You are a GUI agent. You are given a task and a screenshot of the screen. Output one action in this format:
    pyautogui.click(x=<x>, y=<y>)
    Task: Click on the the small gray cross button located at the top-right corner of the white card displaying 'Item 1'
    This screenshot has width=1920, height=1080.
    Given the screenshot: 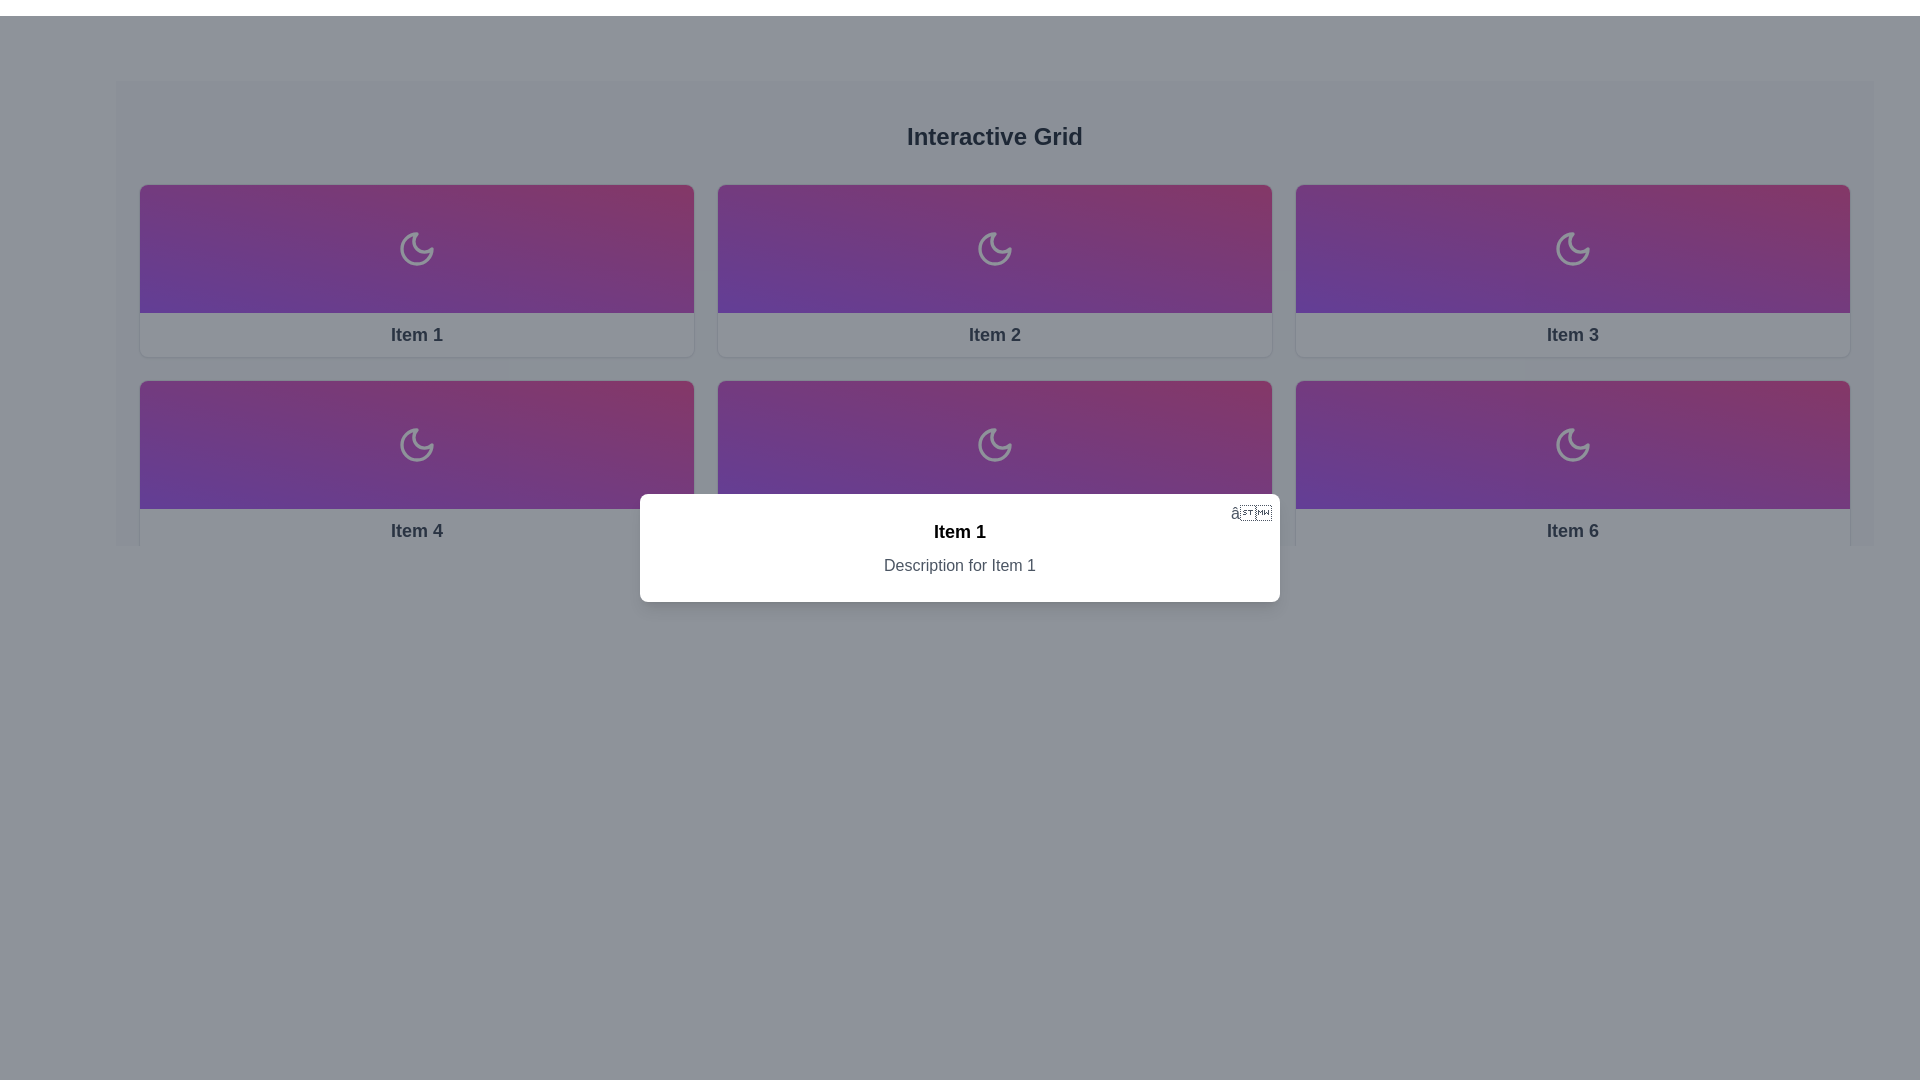 What is the action you would take?
    pyautogui.click(x=1250, y=512)
    